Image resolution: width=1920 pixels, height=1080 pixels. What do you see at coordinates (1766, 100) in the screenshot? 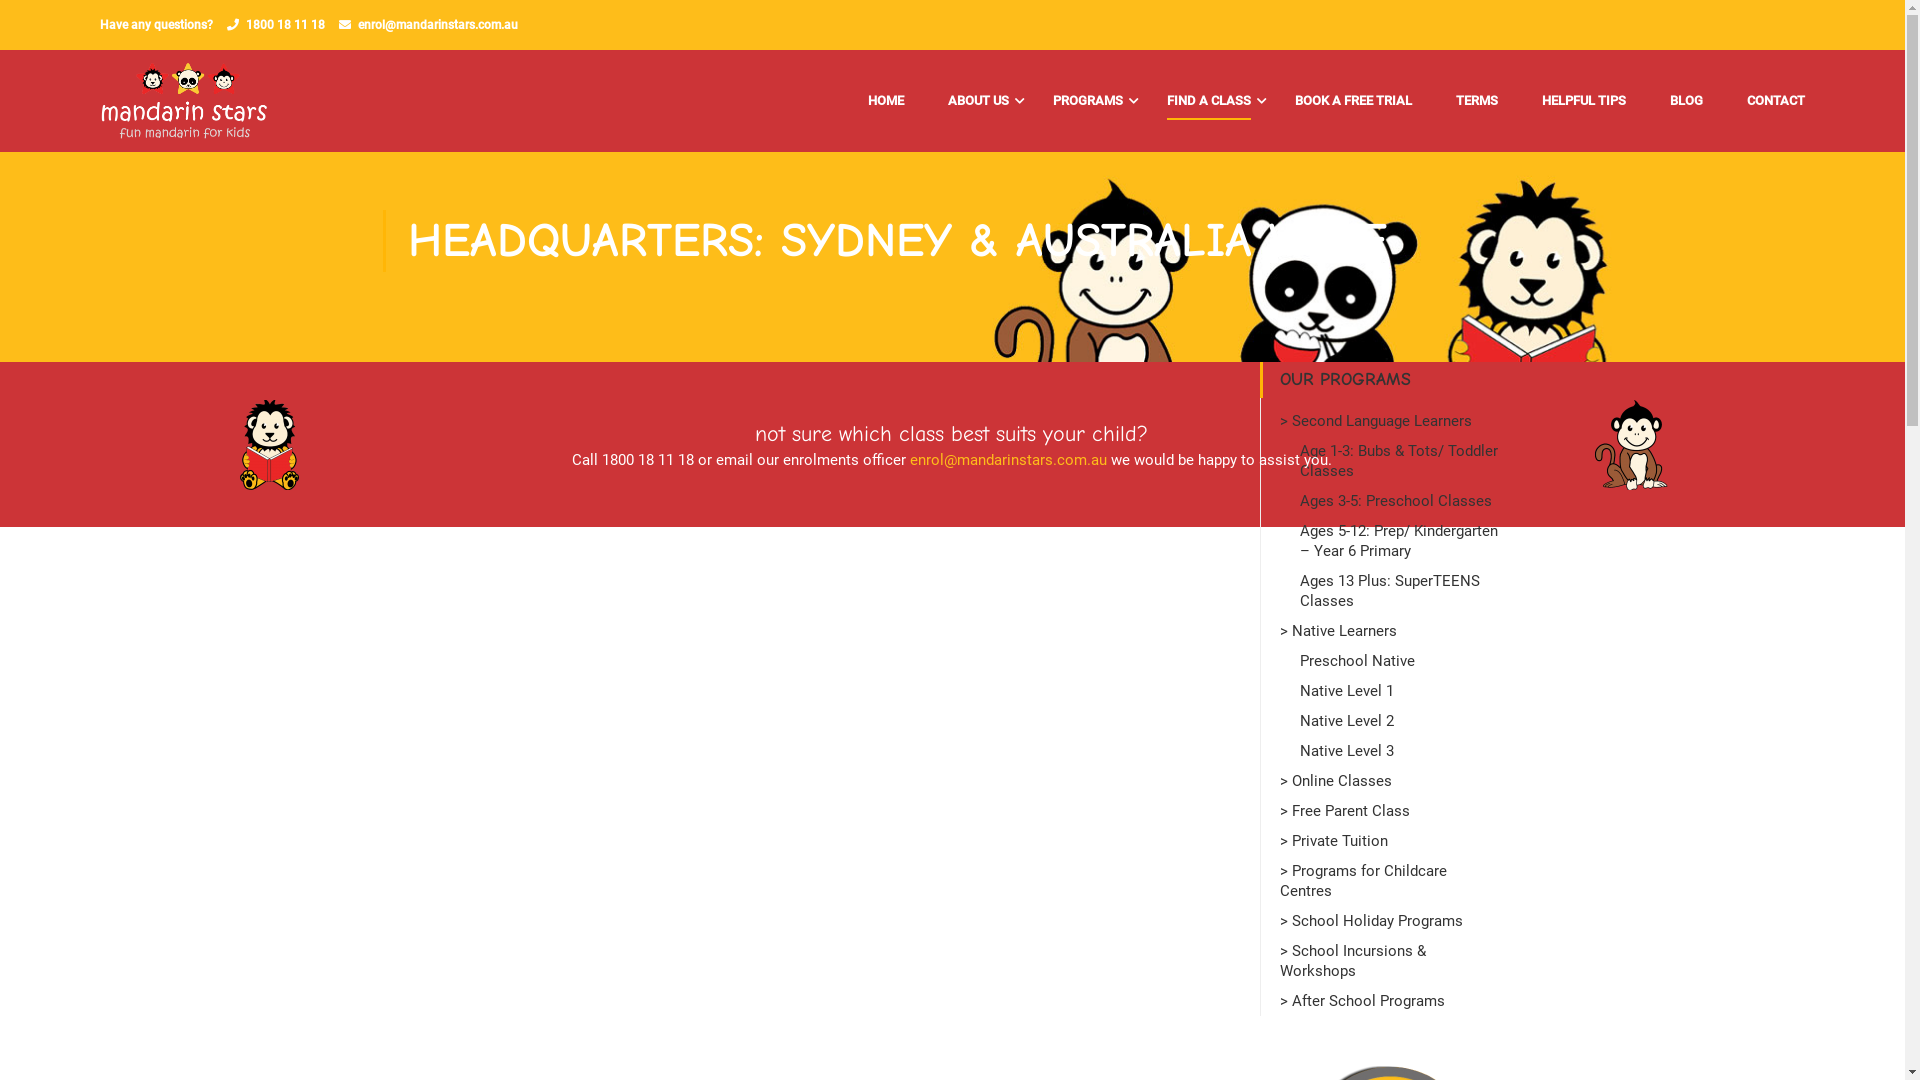
I see `'CONTACT'` at bounding box center [1766, 100].